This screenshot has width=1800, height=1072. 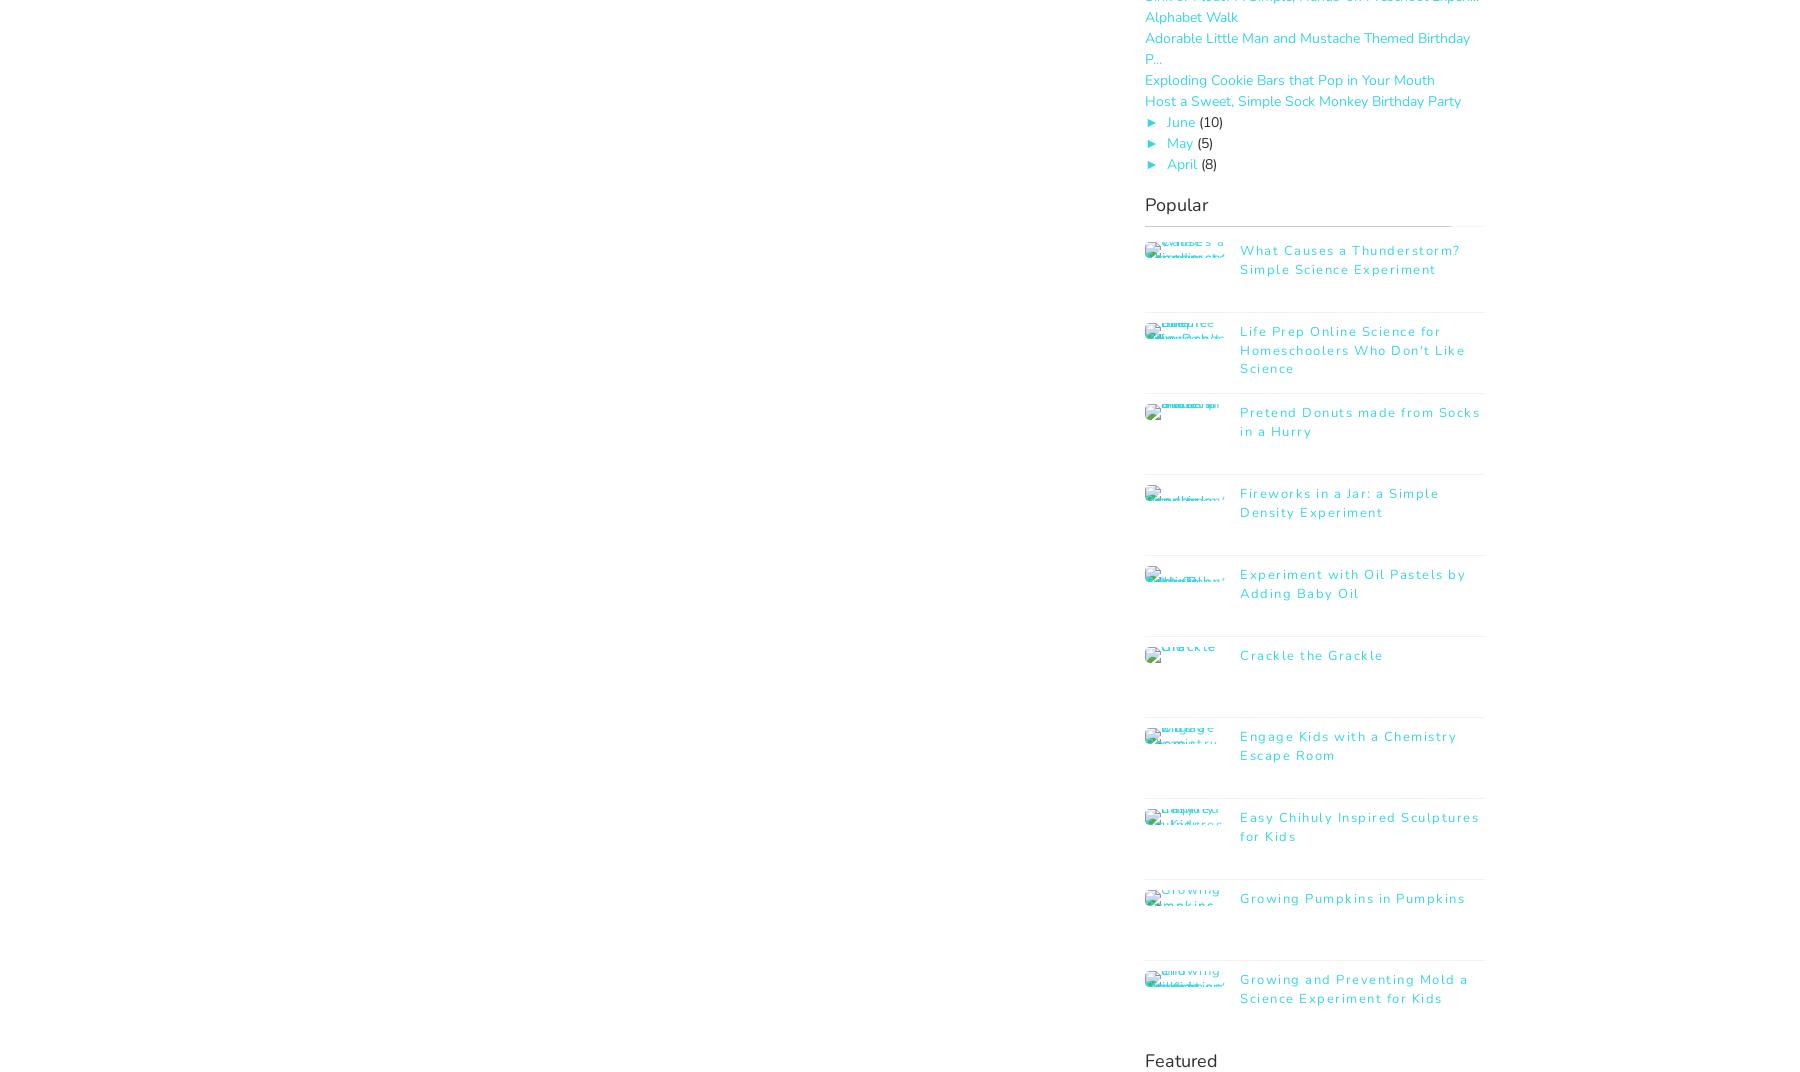 I want to click on '(5)', so click(x=1203, y=142).